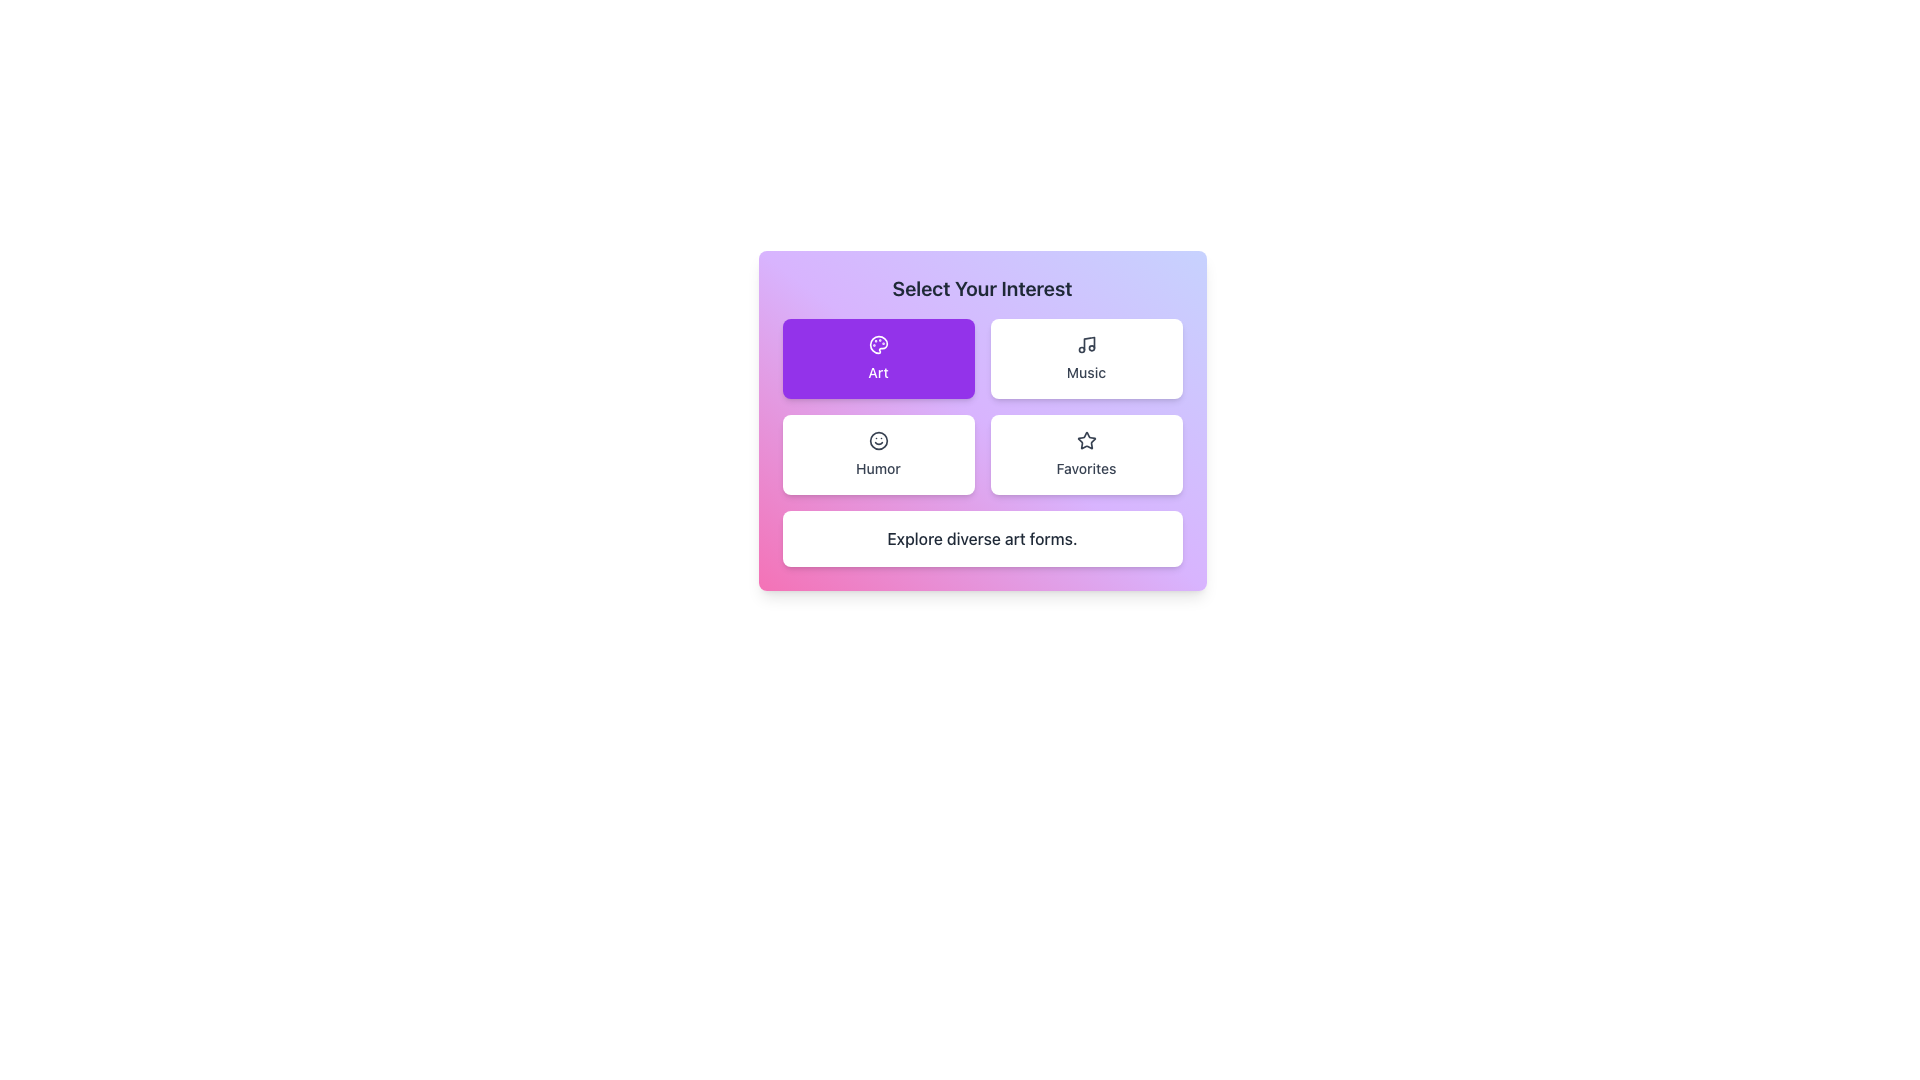  Describe the element at coordinates (878, 455) in the screenshot. I see `the 'Humor' category button located in the second row and first column of the grid layout` at that location.